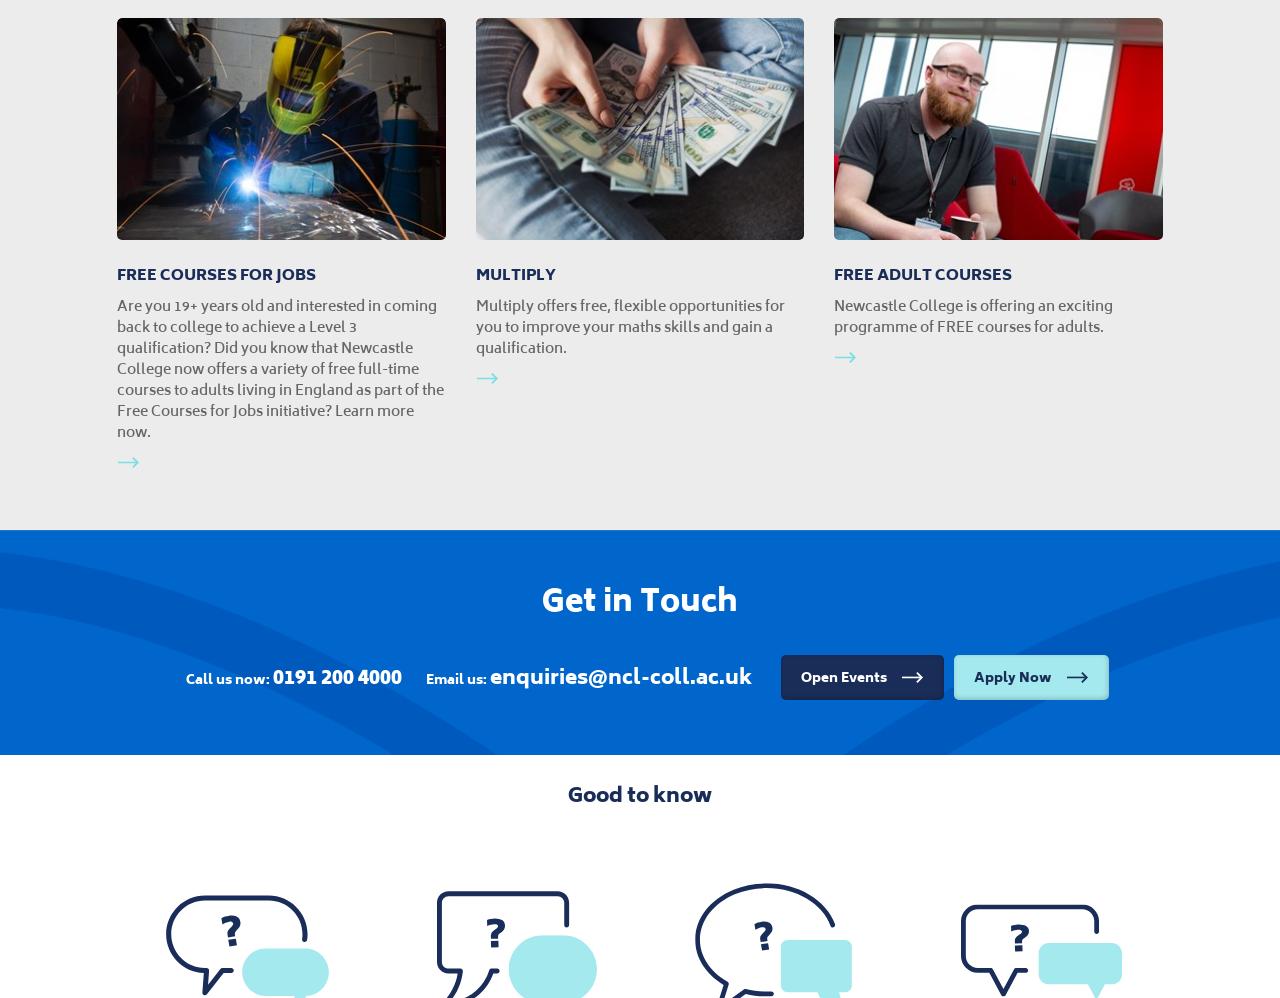 Image resolution: width=1280 pixels, height=998 pixels. What do you see at coordinates (844, 675) in the screenshot?
I see `'Open Events'` at bounding box center [844, 675].